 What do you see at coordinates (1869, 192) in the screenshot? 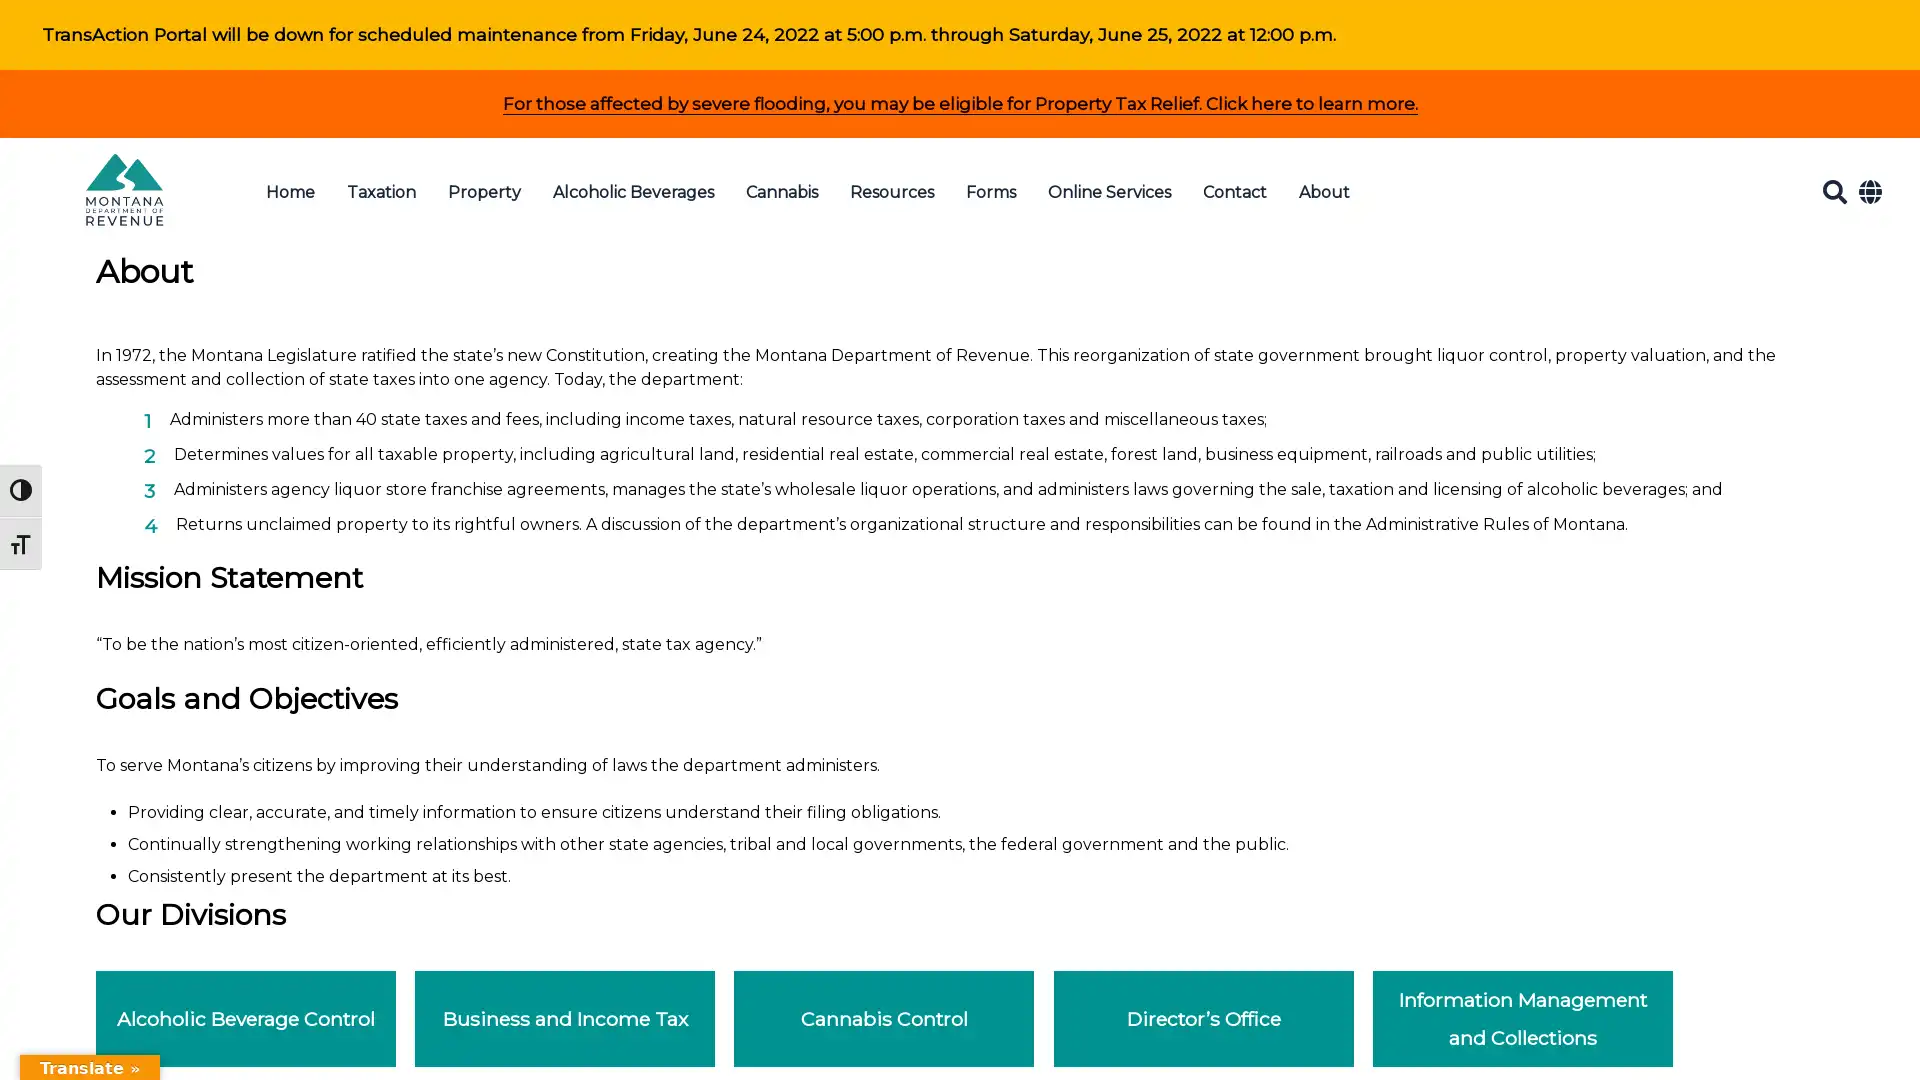
I see `Translate` at bounding box center [1869, 192].